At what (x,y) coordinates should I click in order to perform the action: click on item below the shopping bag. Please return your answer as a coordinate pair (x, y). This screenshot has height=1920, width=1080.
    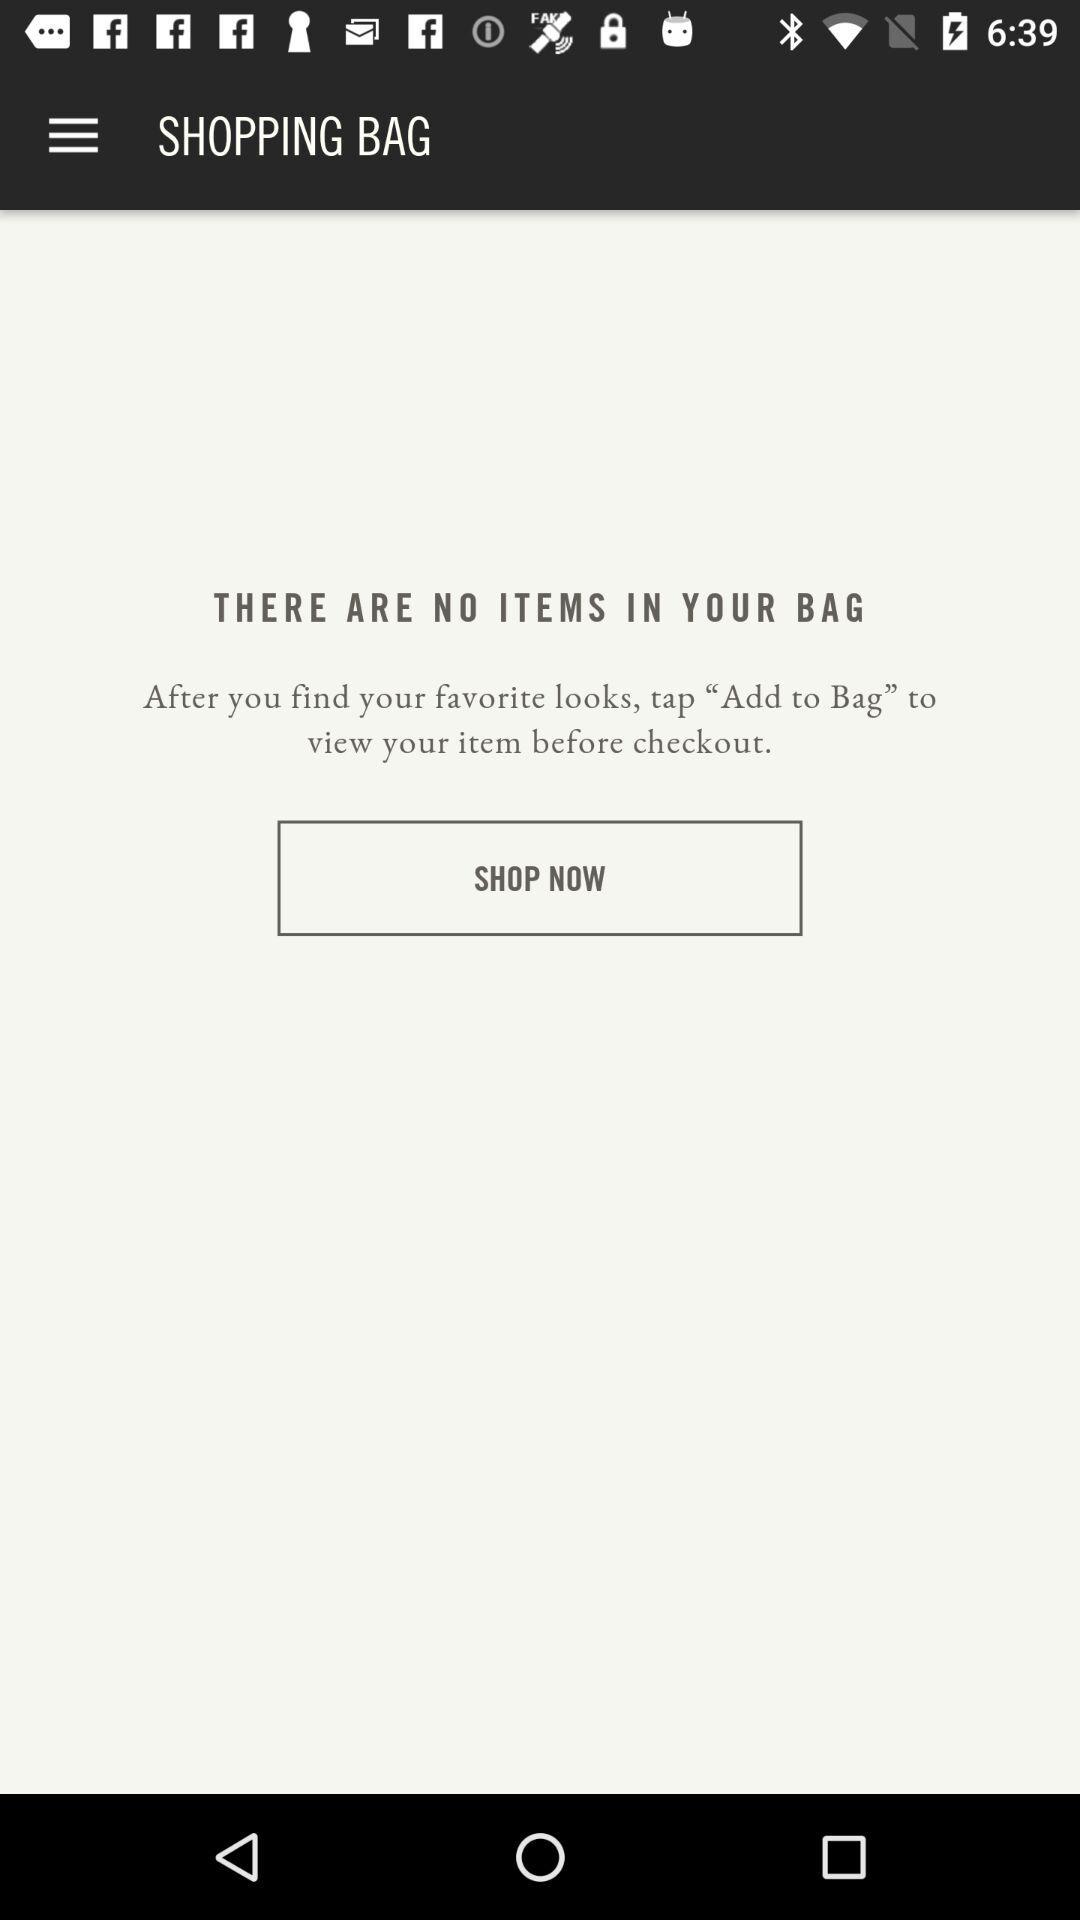
    Looking at the image, I should click on (538, 606).